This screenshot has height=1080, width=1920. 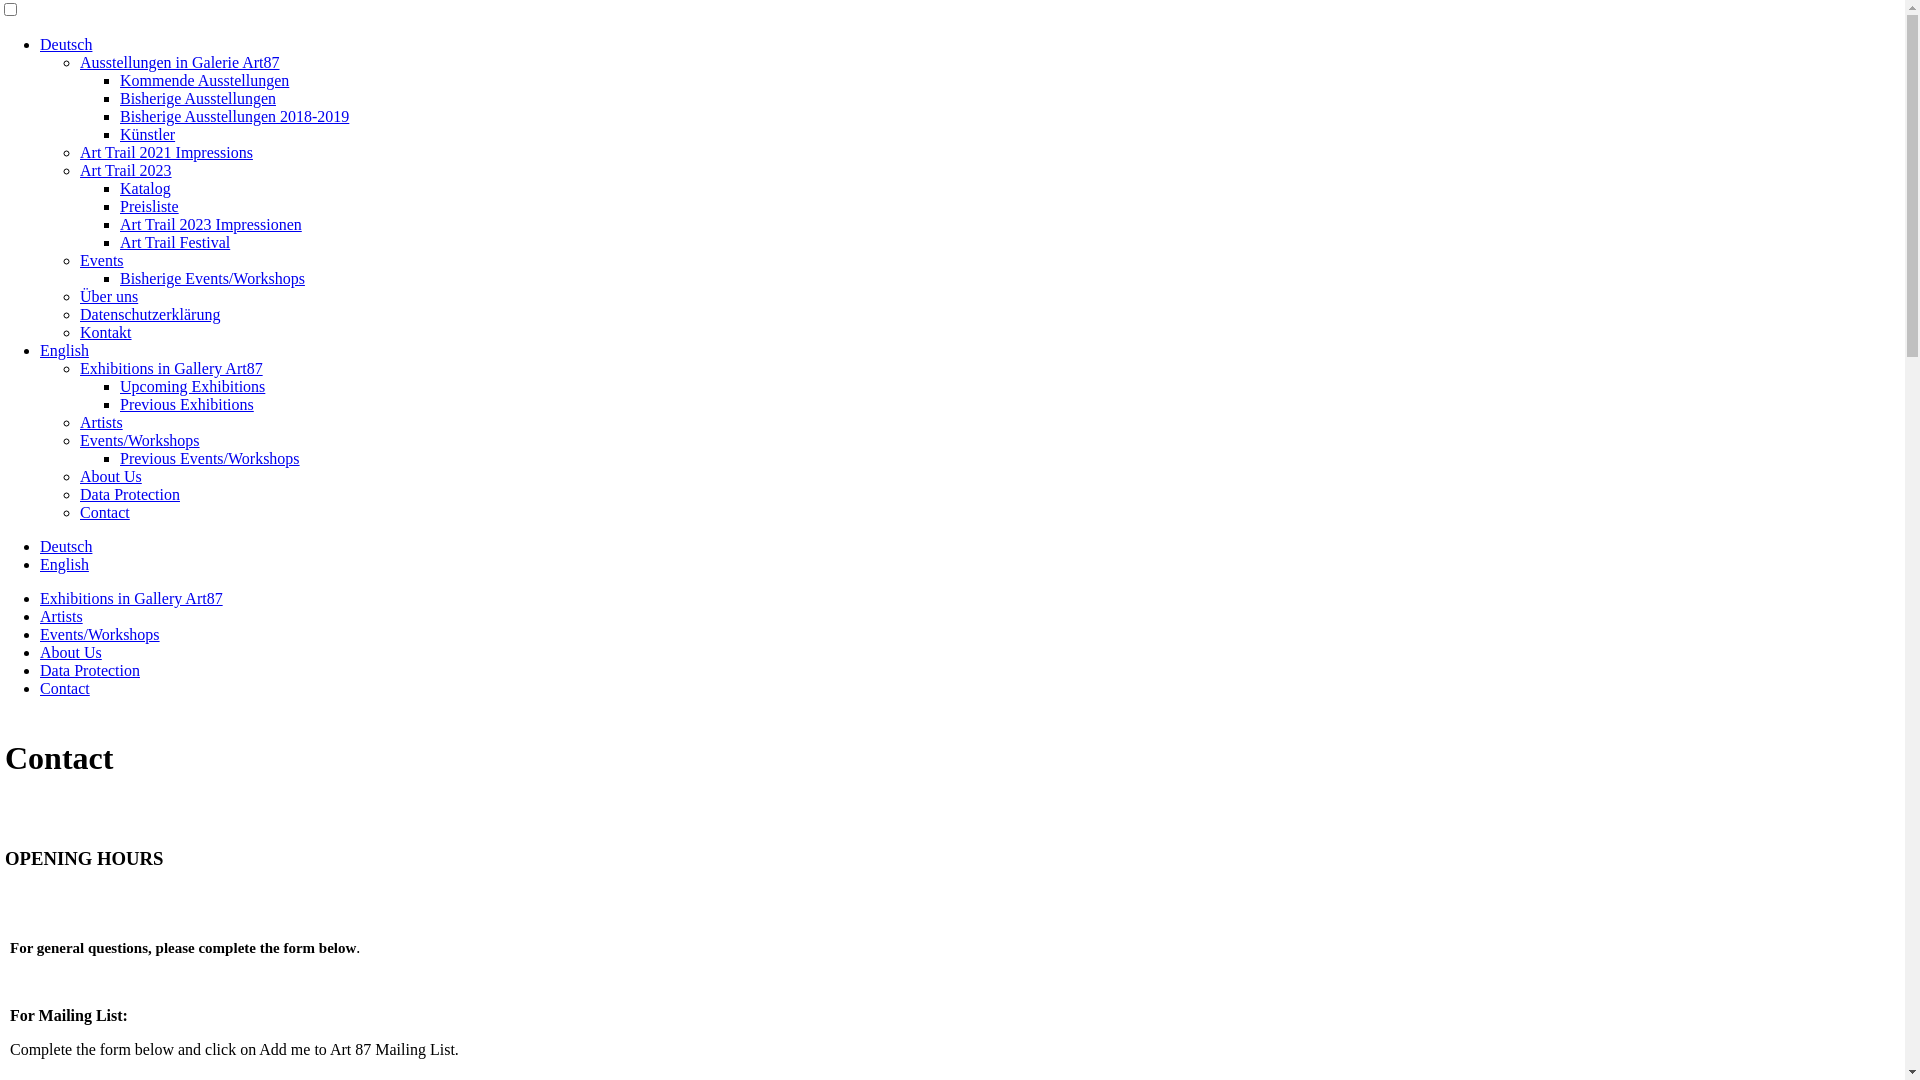 I want to click on 'Events/Workshops', so click(x=99, y=634).